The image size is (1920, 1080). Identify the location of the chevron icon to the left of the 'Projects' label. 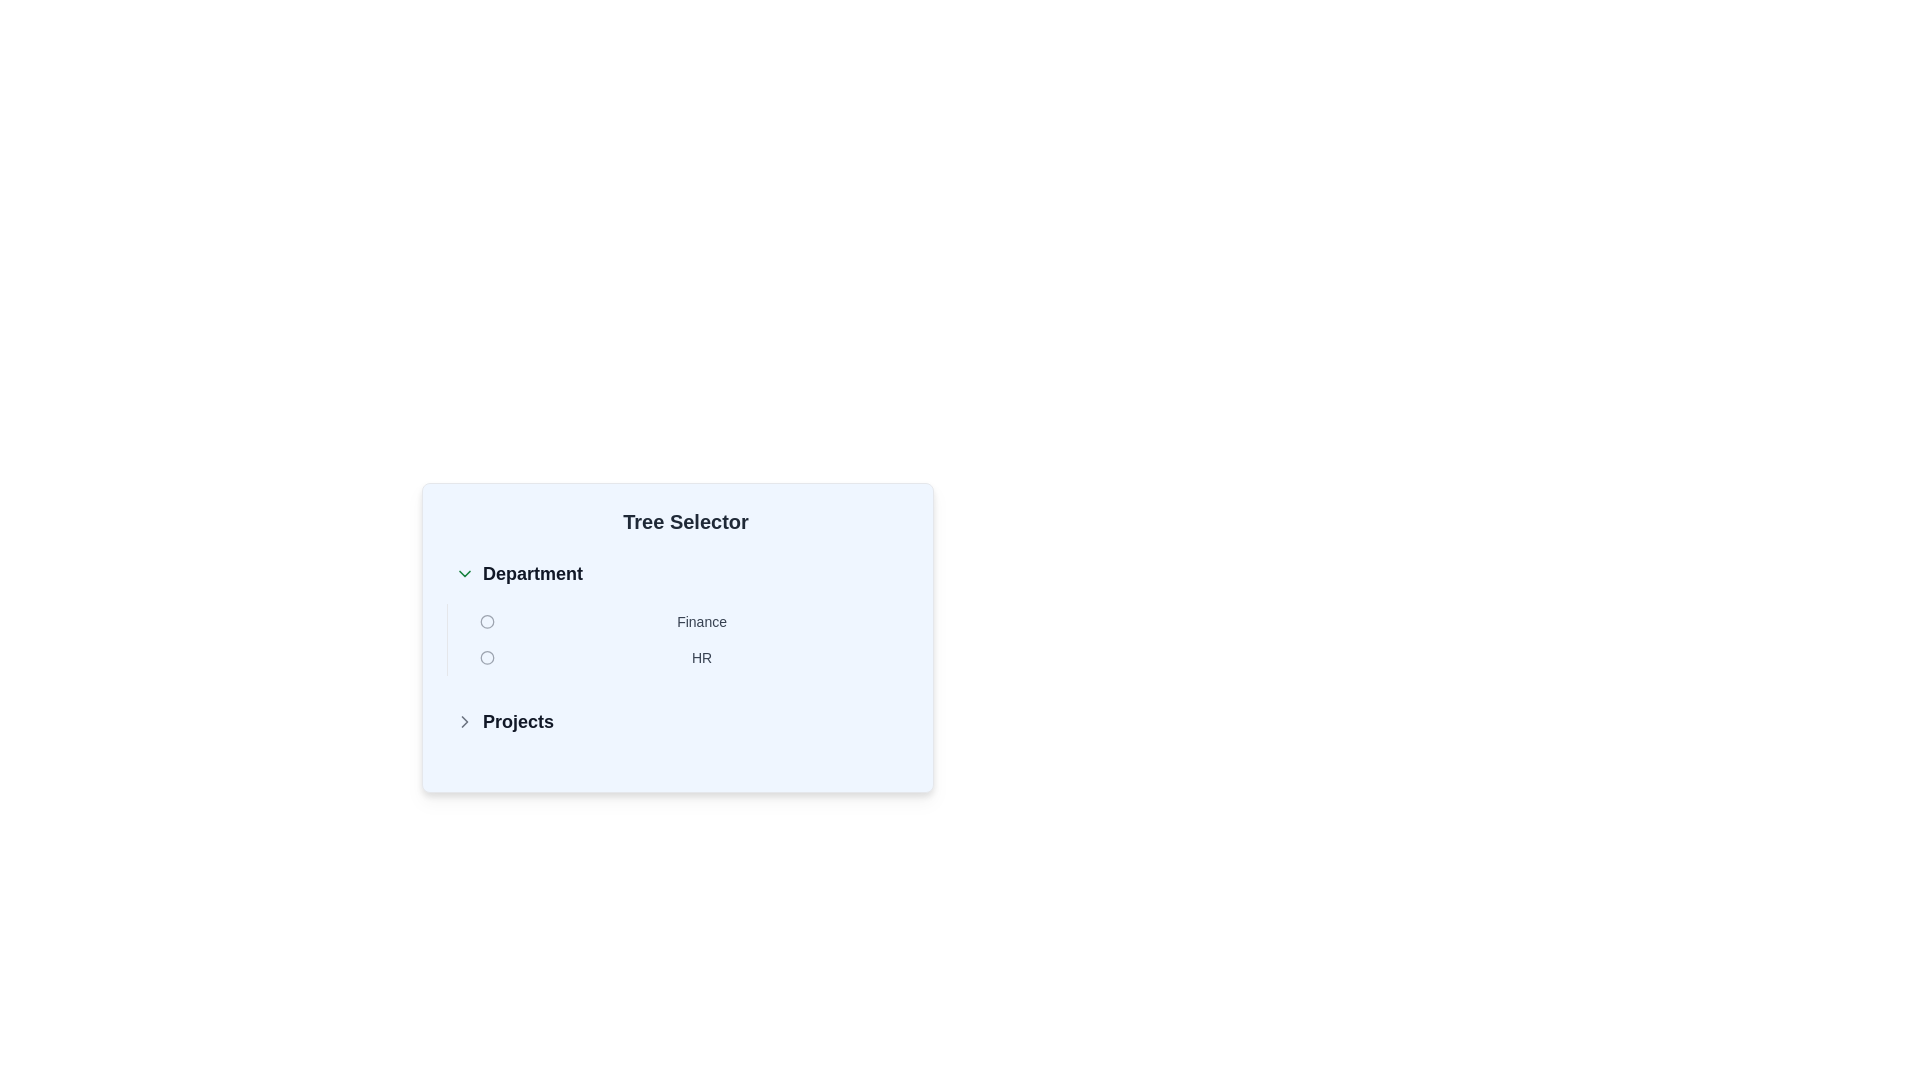
(464, 721).